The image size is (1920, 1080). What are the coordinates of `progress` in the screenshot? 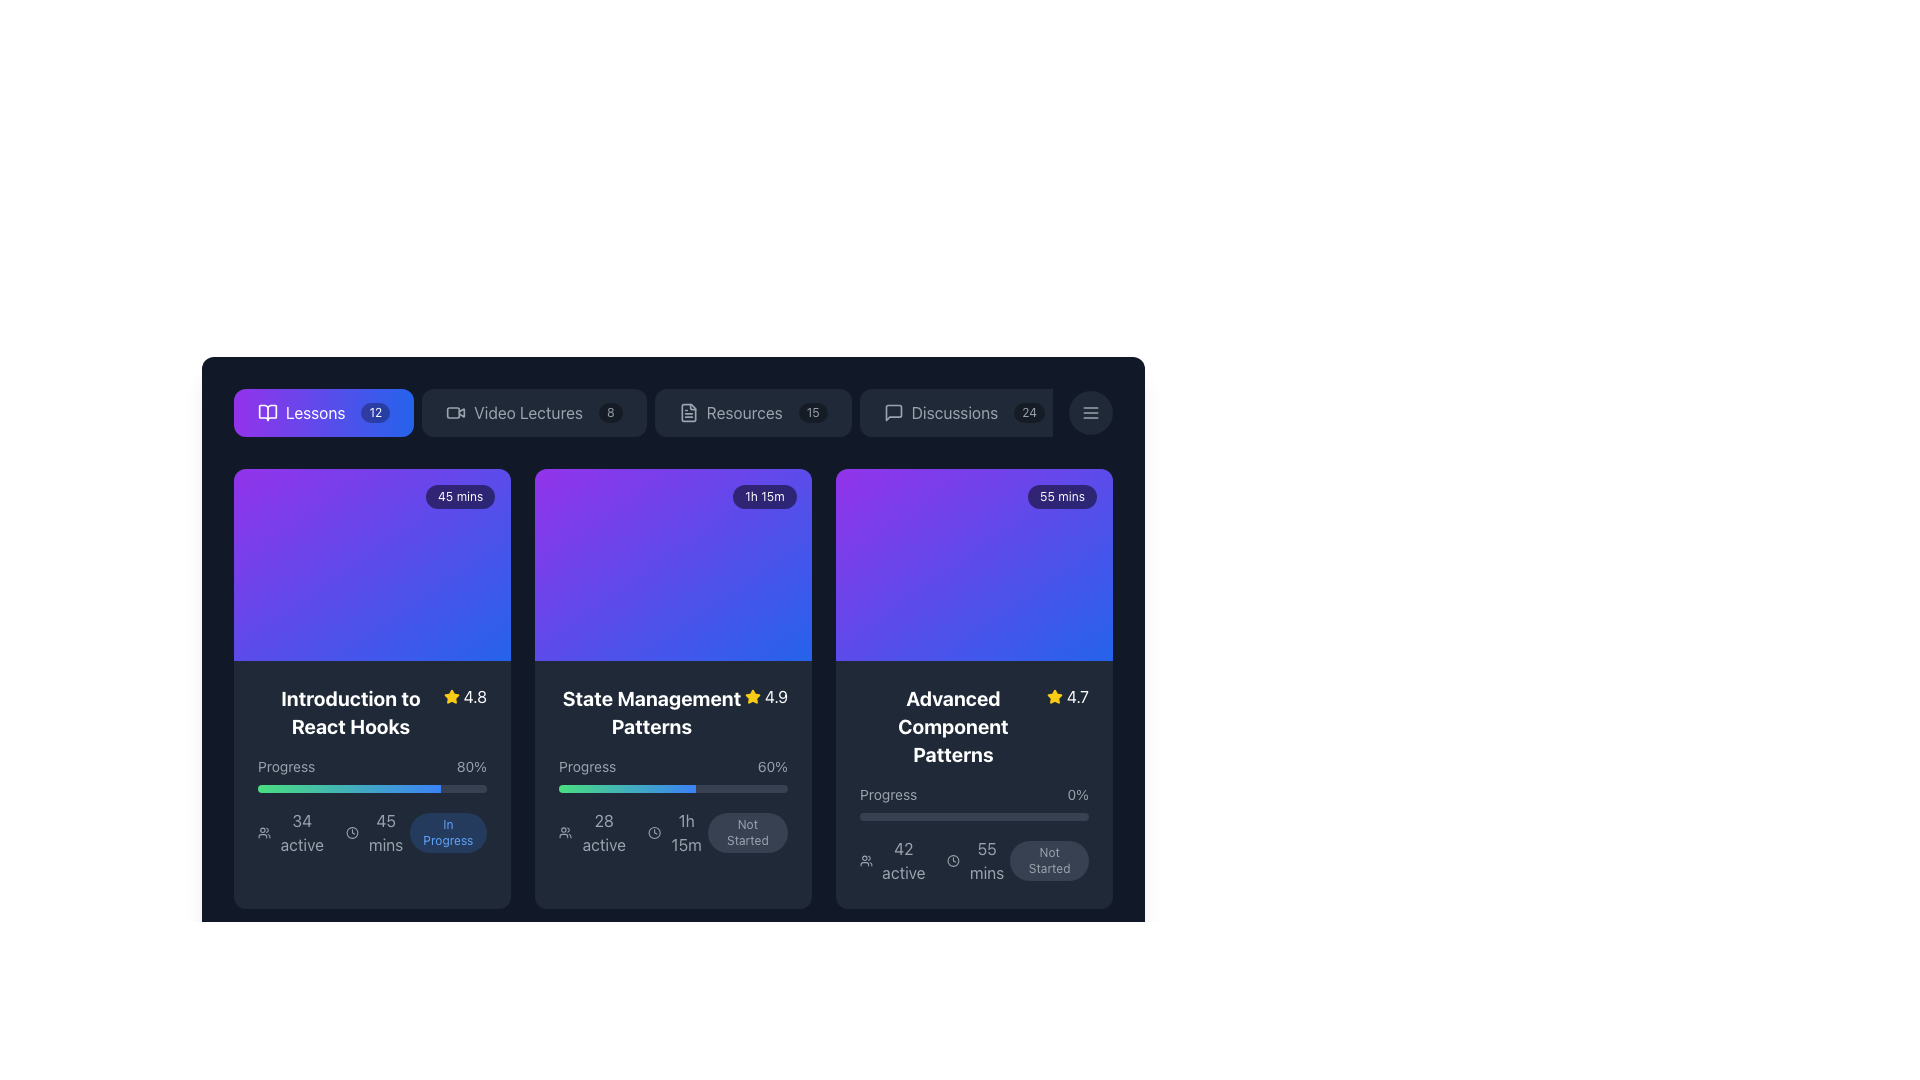 It's located at (336, 788).